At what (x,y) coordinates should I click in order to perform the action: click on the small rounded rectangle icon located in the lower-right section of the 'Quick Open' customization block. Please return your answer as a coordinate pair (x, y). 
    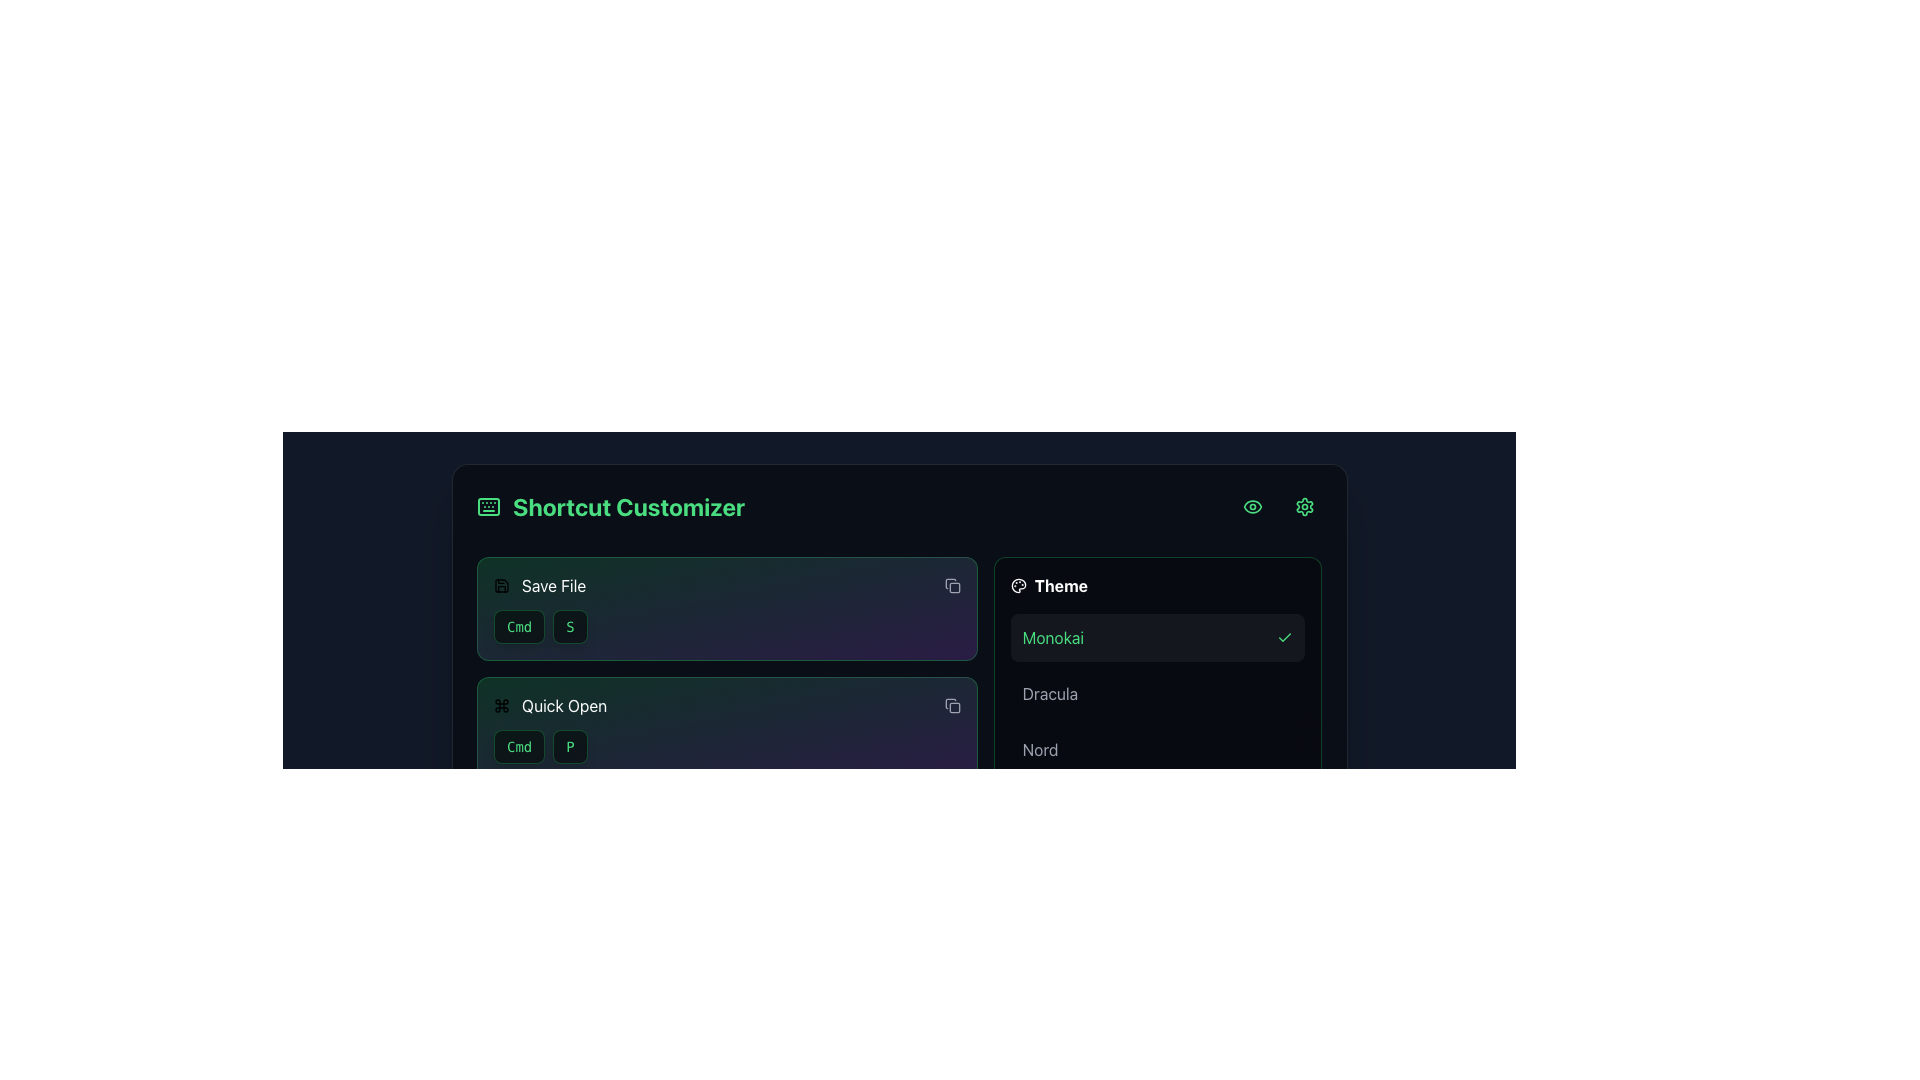
    Looking at the image, I should click on (953, 707).